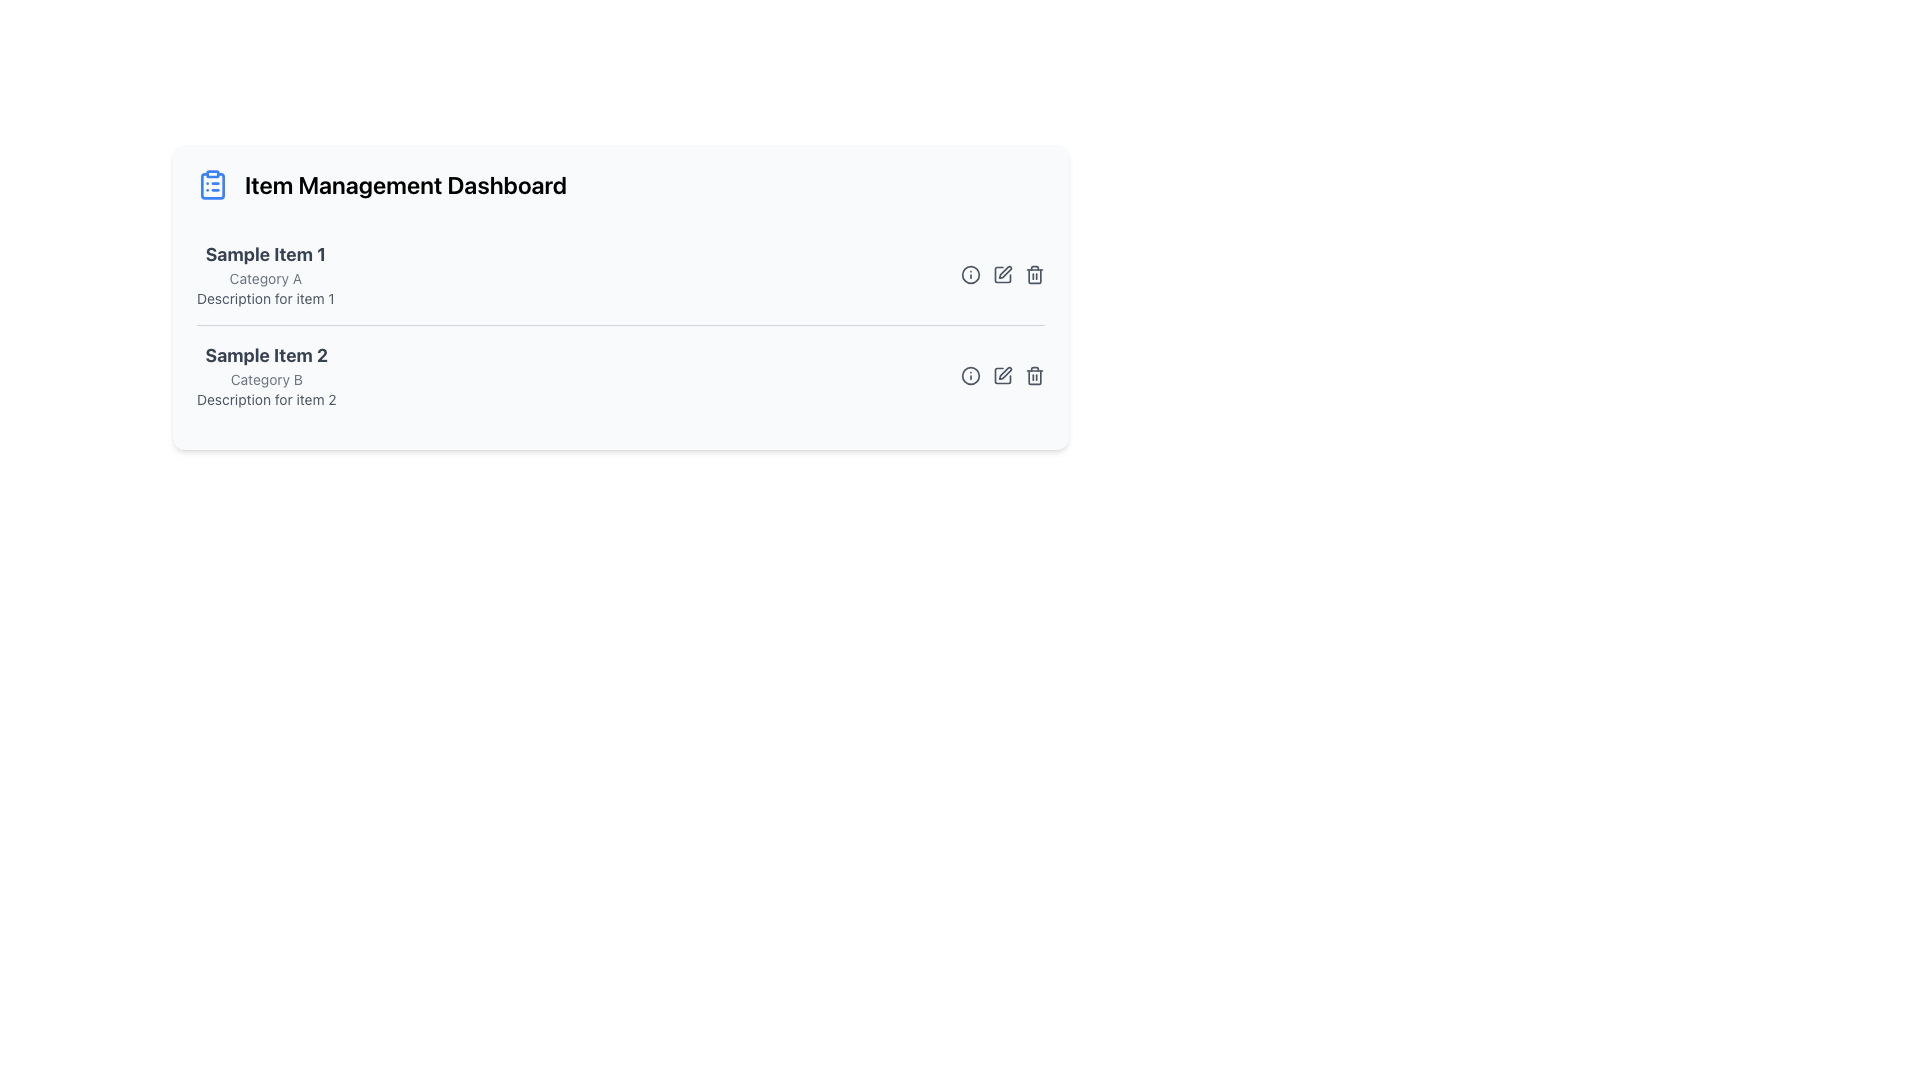 The image size is (1920, 1080). Describe the element at coordinates (1005, 373) in the screenshot. I see `the inner pen icon of the edit control located in the action area of 'Sample Item 2' in the list, which indicates a modification action` at that location.